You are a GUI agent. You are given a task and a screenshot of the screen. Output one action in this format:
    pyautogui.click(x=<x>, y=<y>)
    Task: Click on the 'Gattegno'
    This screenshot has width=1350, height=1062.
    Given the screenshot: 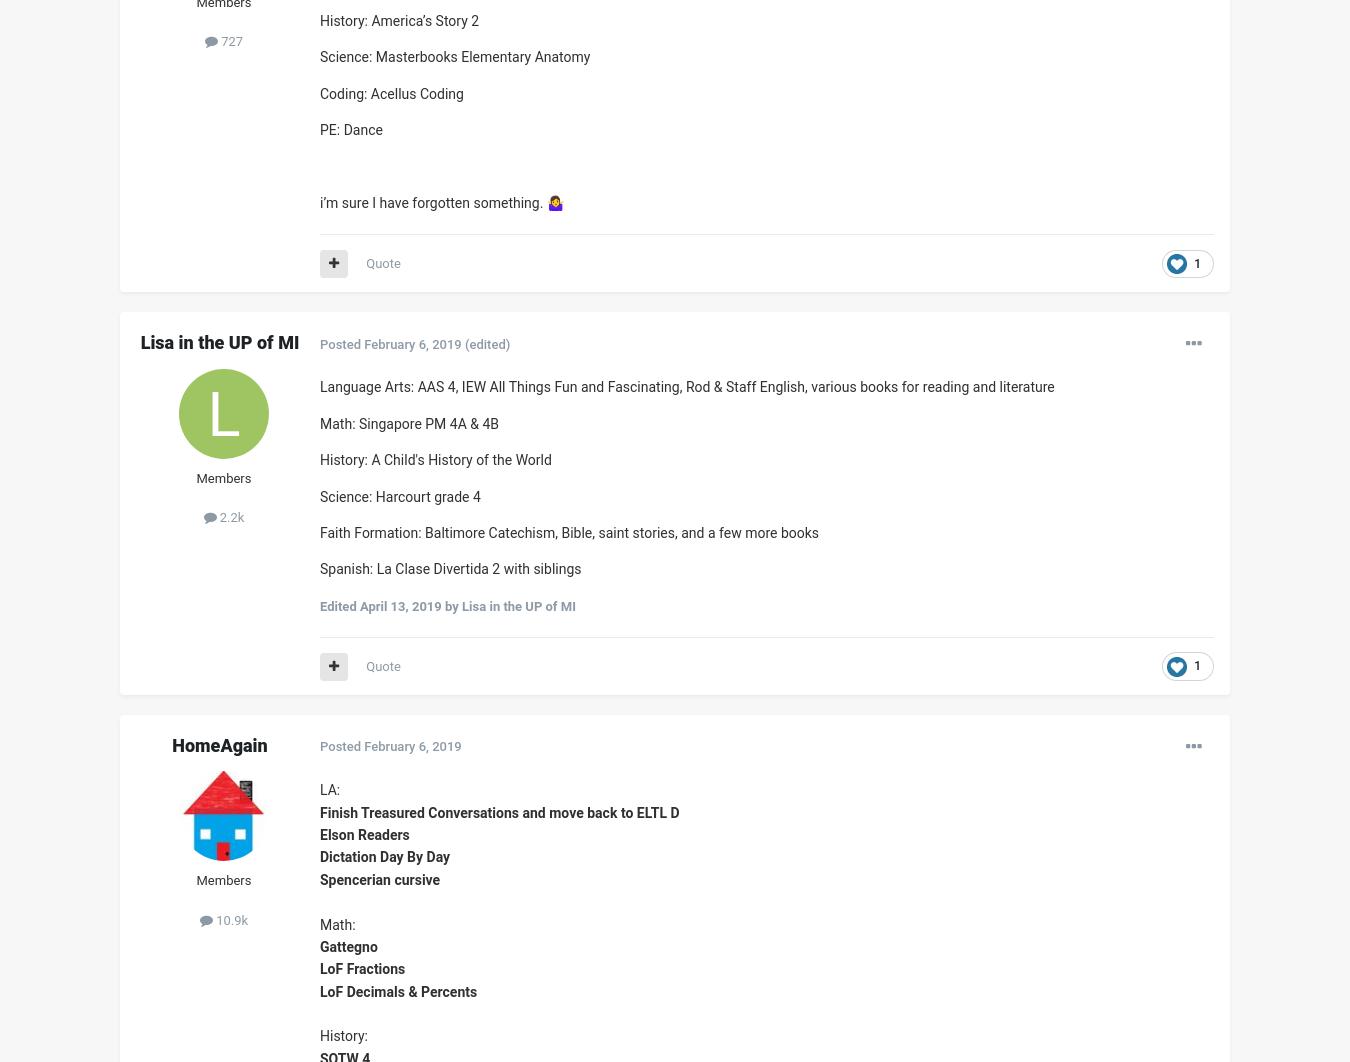 What is the action you would take?
    pyautogui.click(x=348, y=945)
    